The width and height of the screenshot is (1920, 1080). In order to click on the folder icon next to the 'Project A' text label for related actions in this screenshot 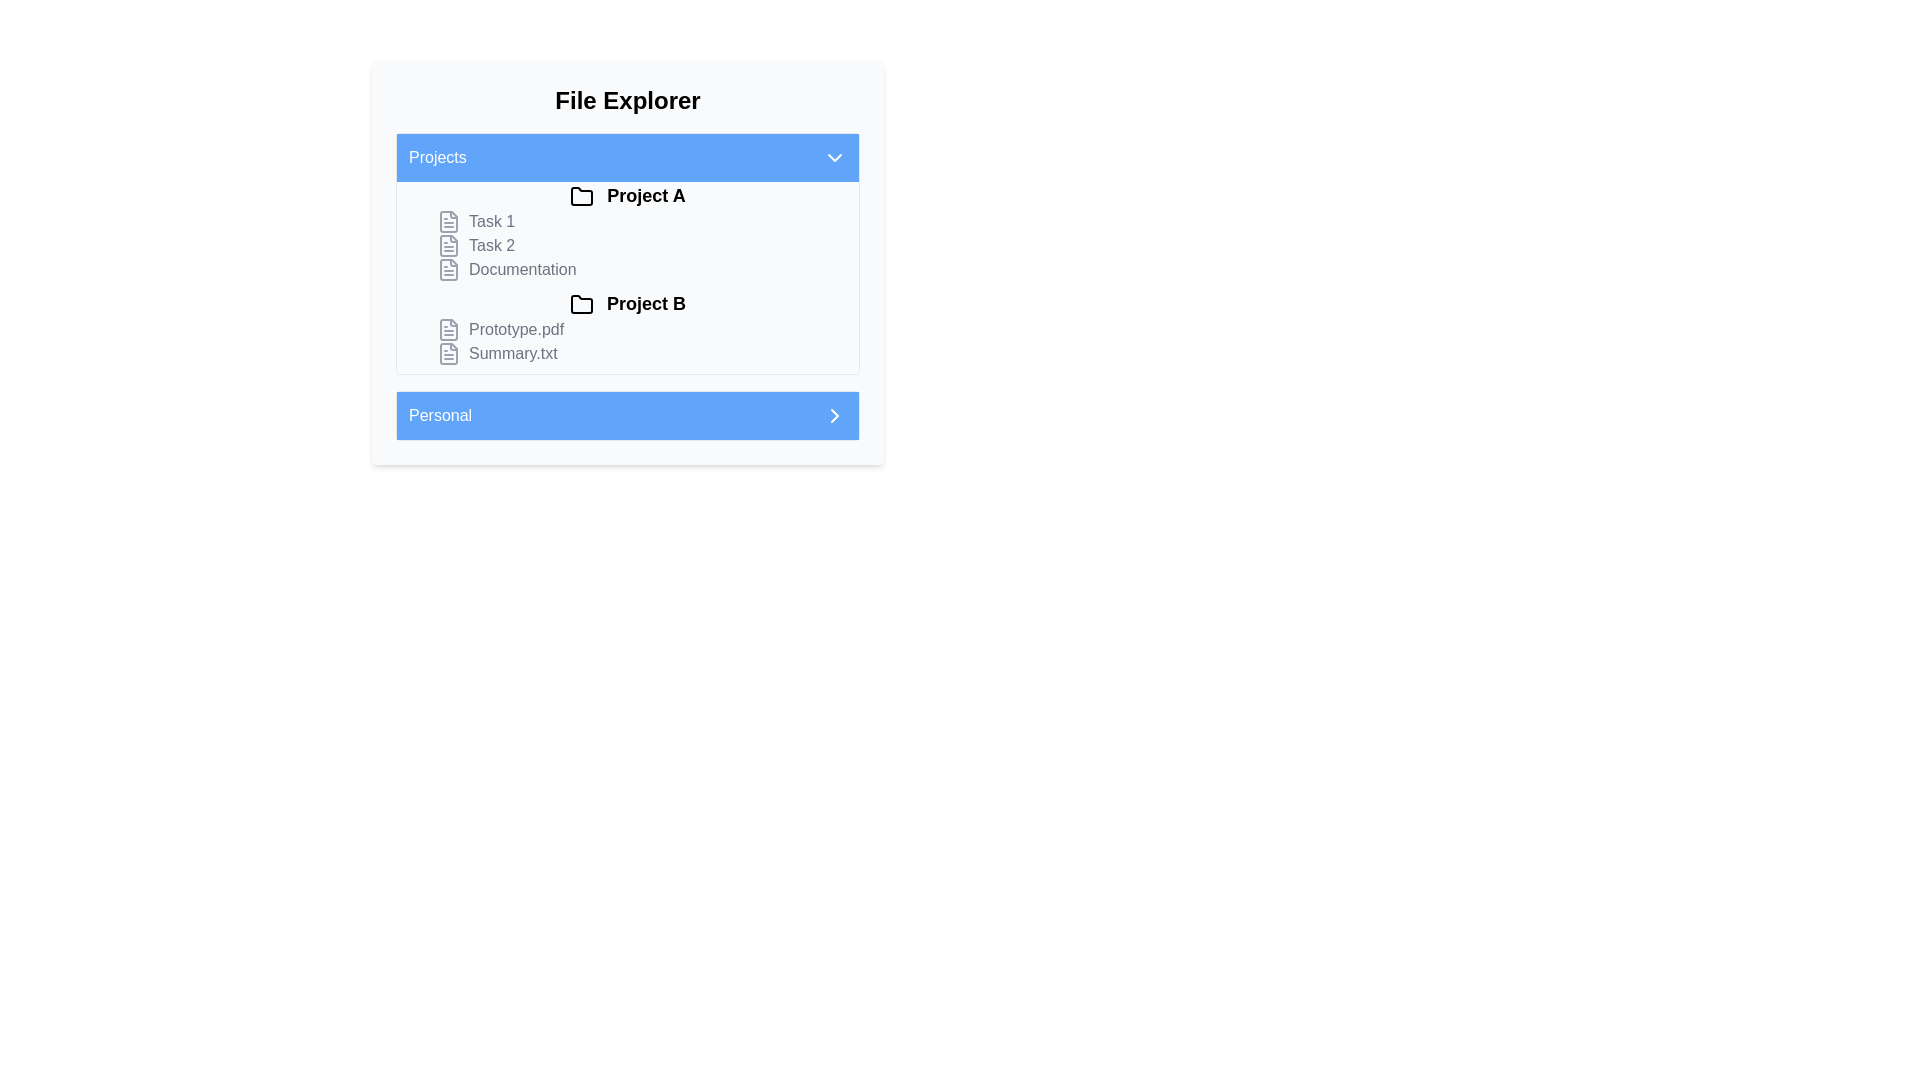, I will do `click(627, 196)`.